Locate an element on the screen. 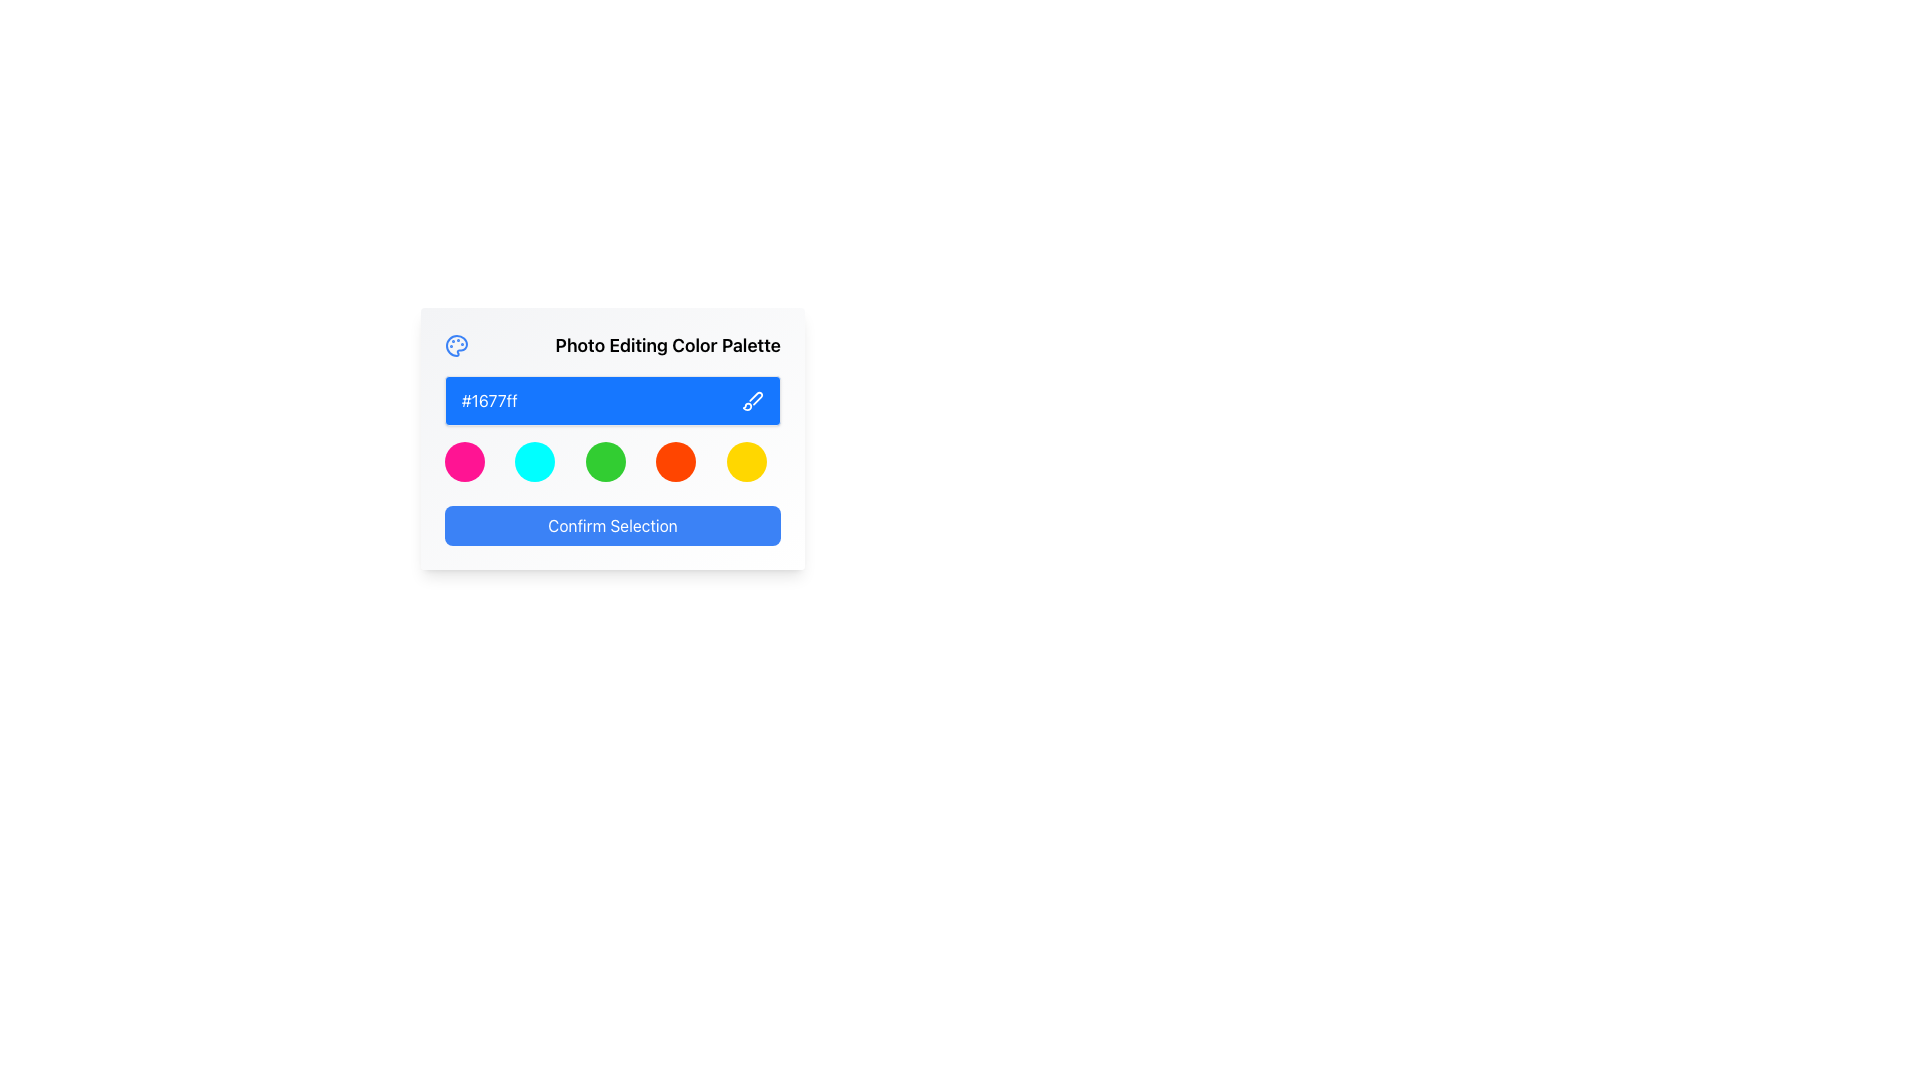 This screenshot has height=1080, width=1920. the blue paint palette icon with circular paint dabs located in the top-left corner of the Photo Editing Color Palette dialog box is located at coordinates (455, 345).